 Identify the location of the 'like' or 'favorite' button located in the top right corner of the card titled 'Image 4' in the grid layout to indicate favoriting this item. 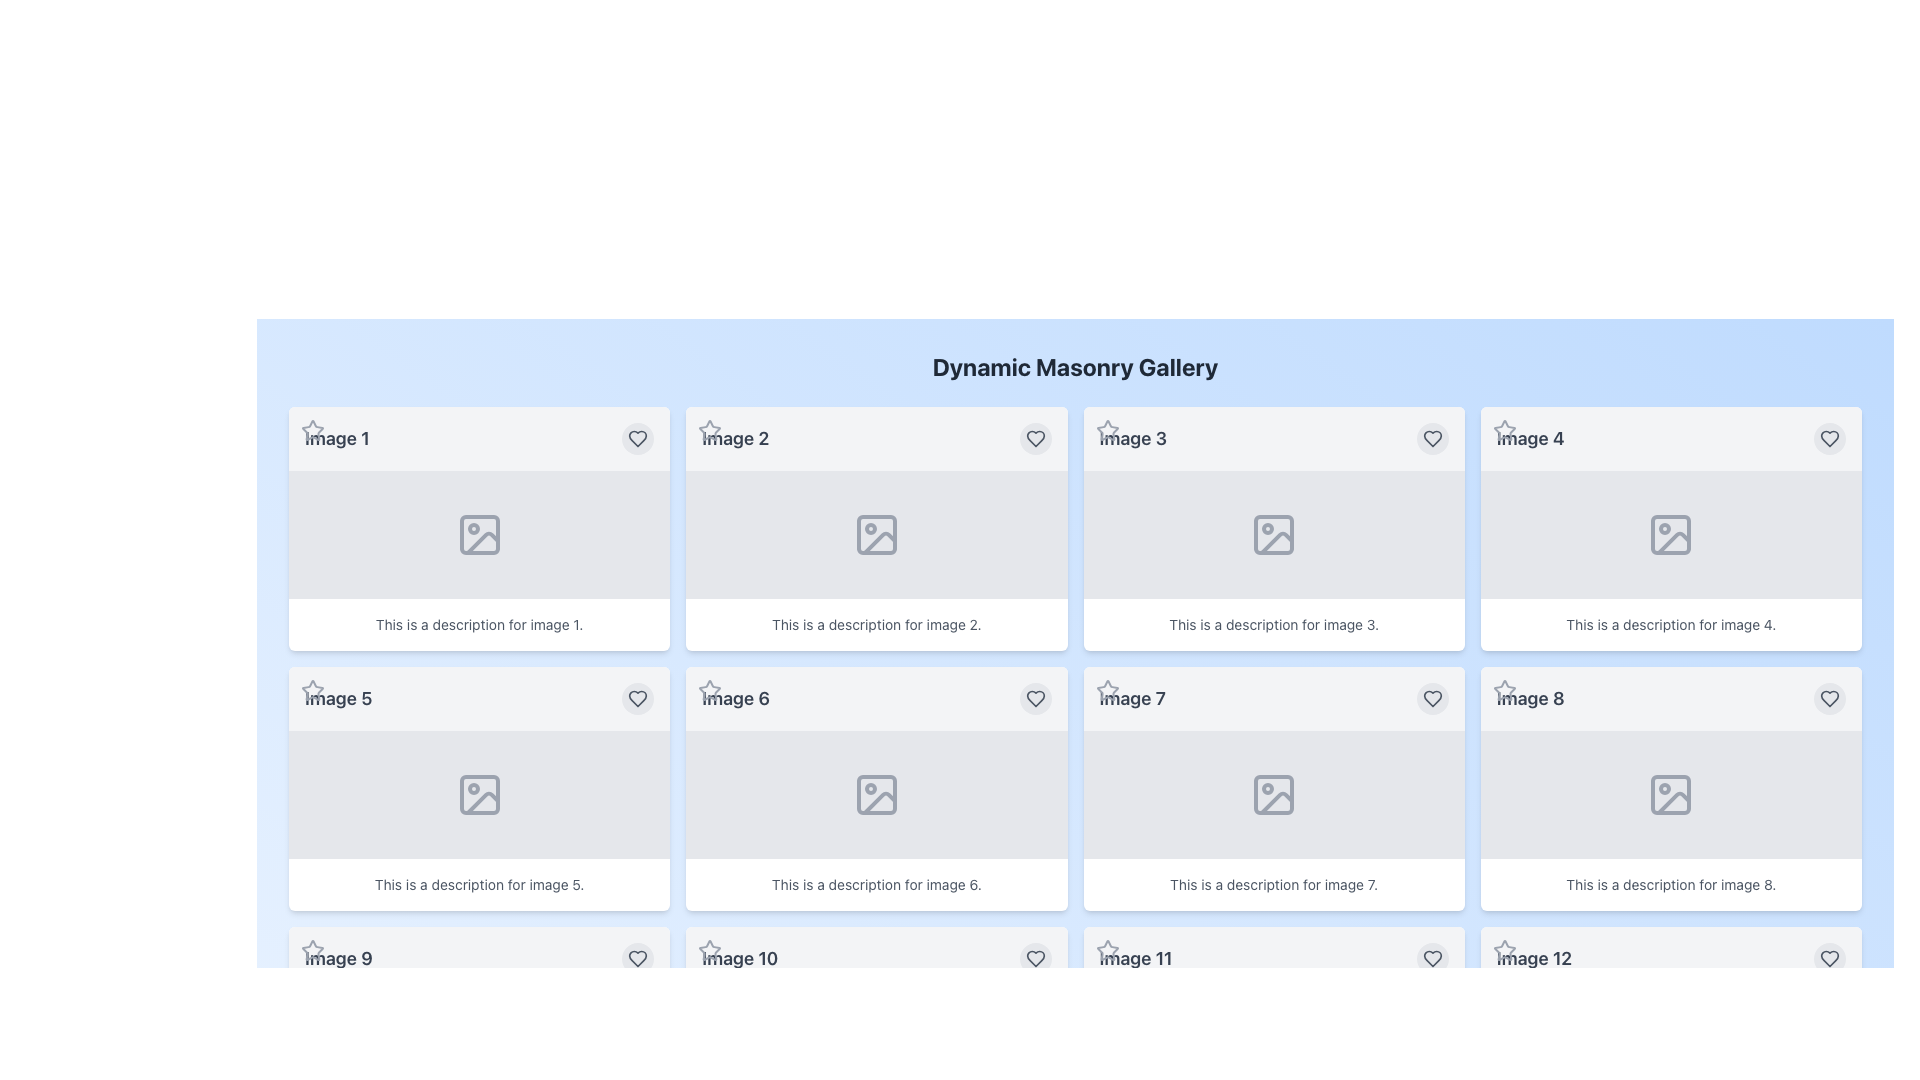
(1829, 438).